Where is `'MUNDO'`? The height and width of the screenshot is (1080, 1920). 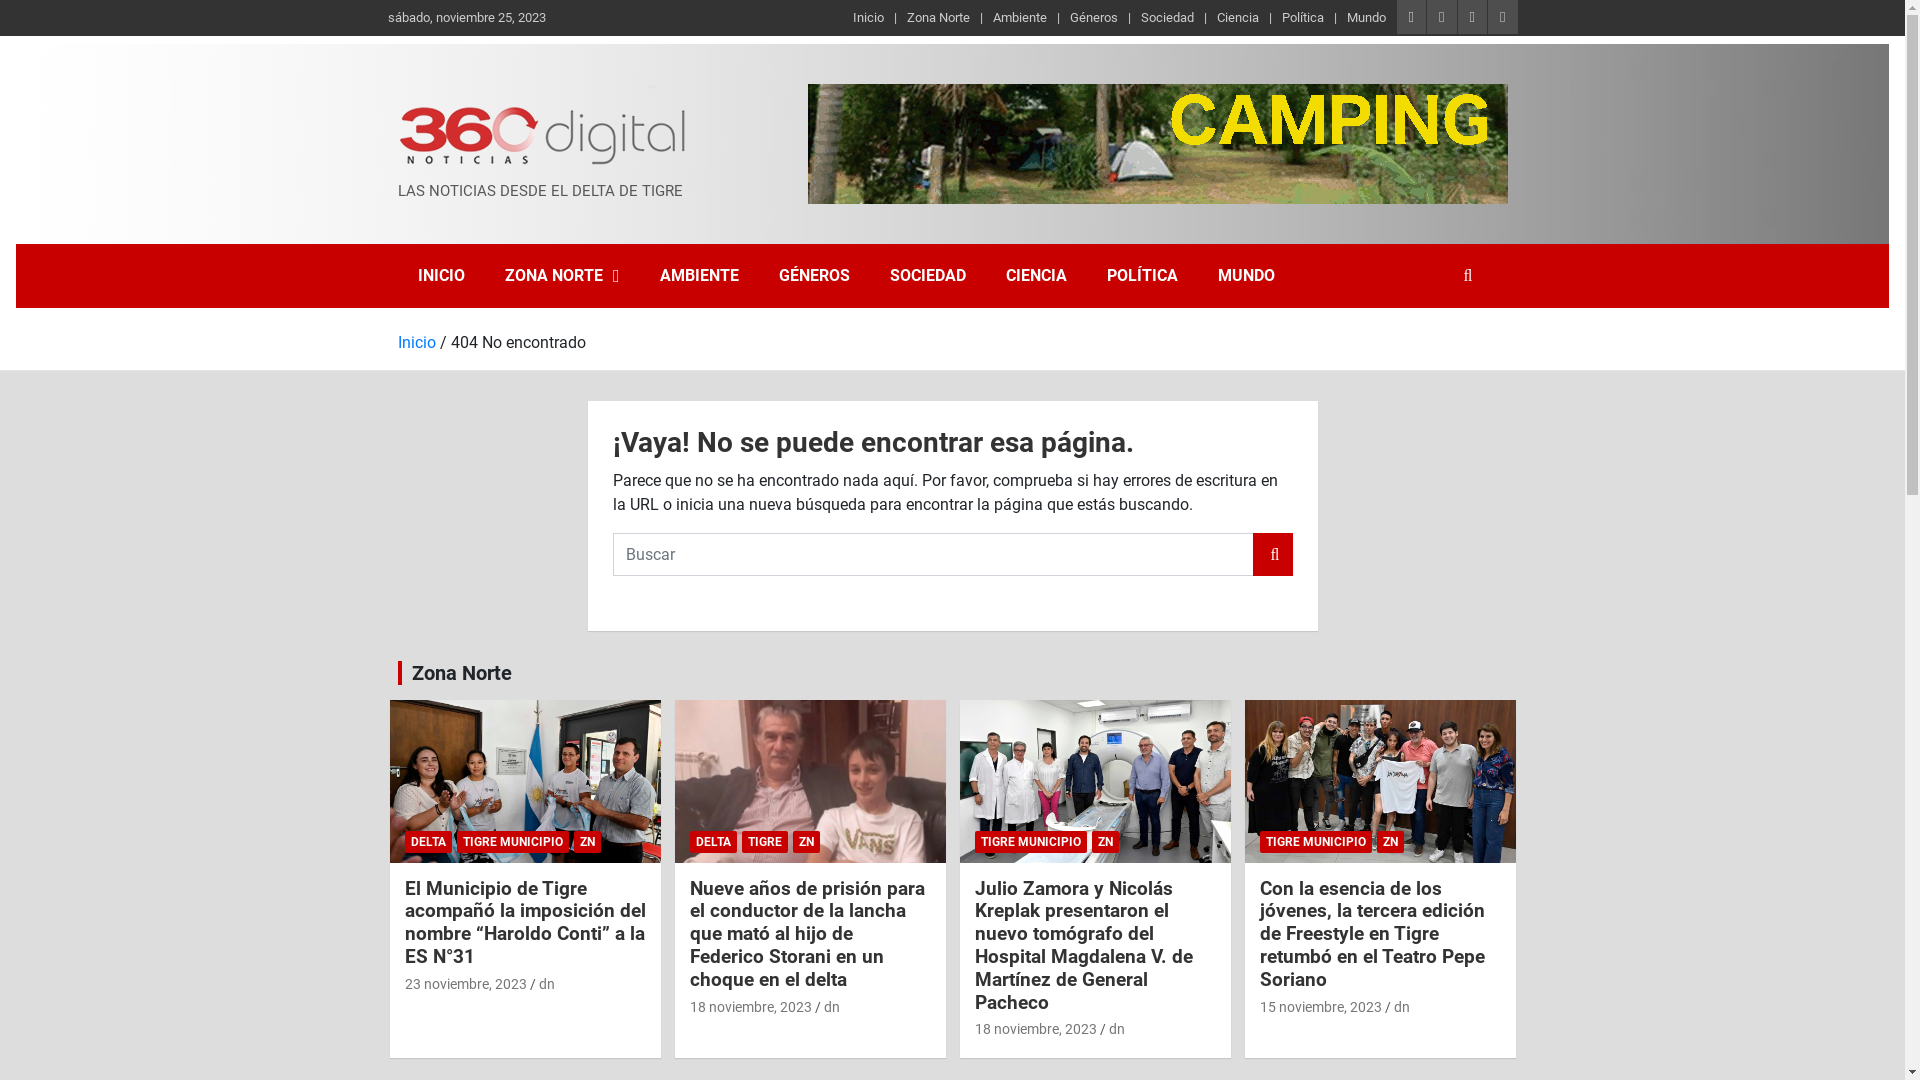 'MUNDO' is located at coordinates (1198, 276).